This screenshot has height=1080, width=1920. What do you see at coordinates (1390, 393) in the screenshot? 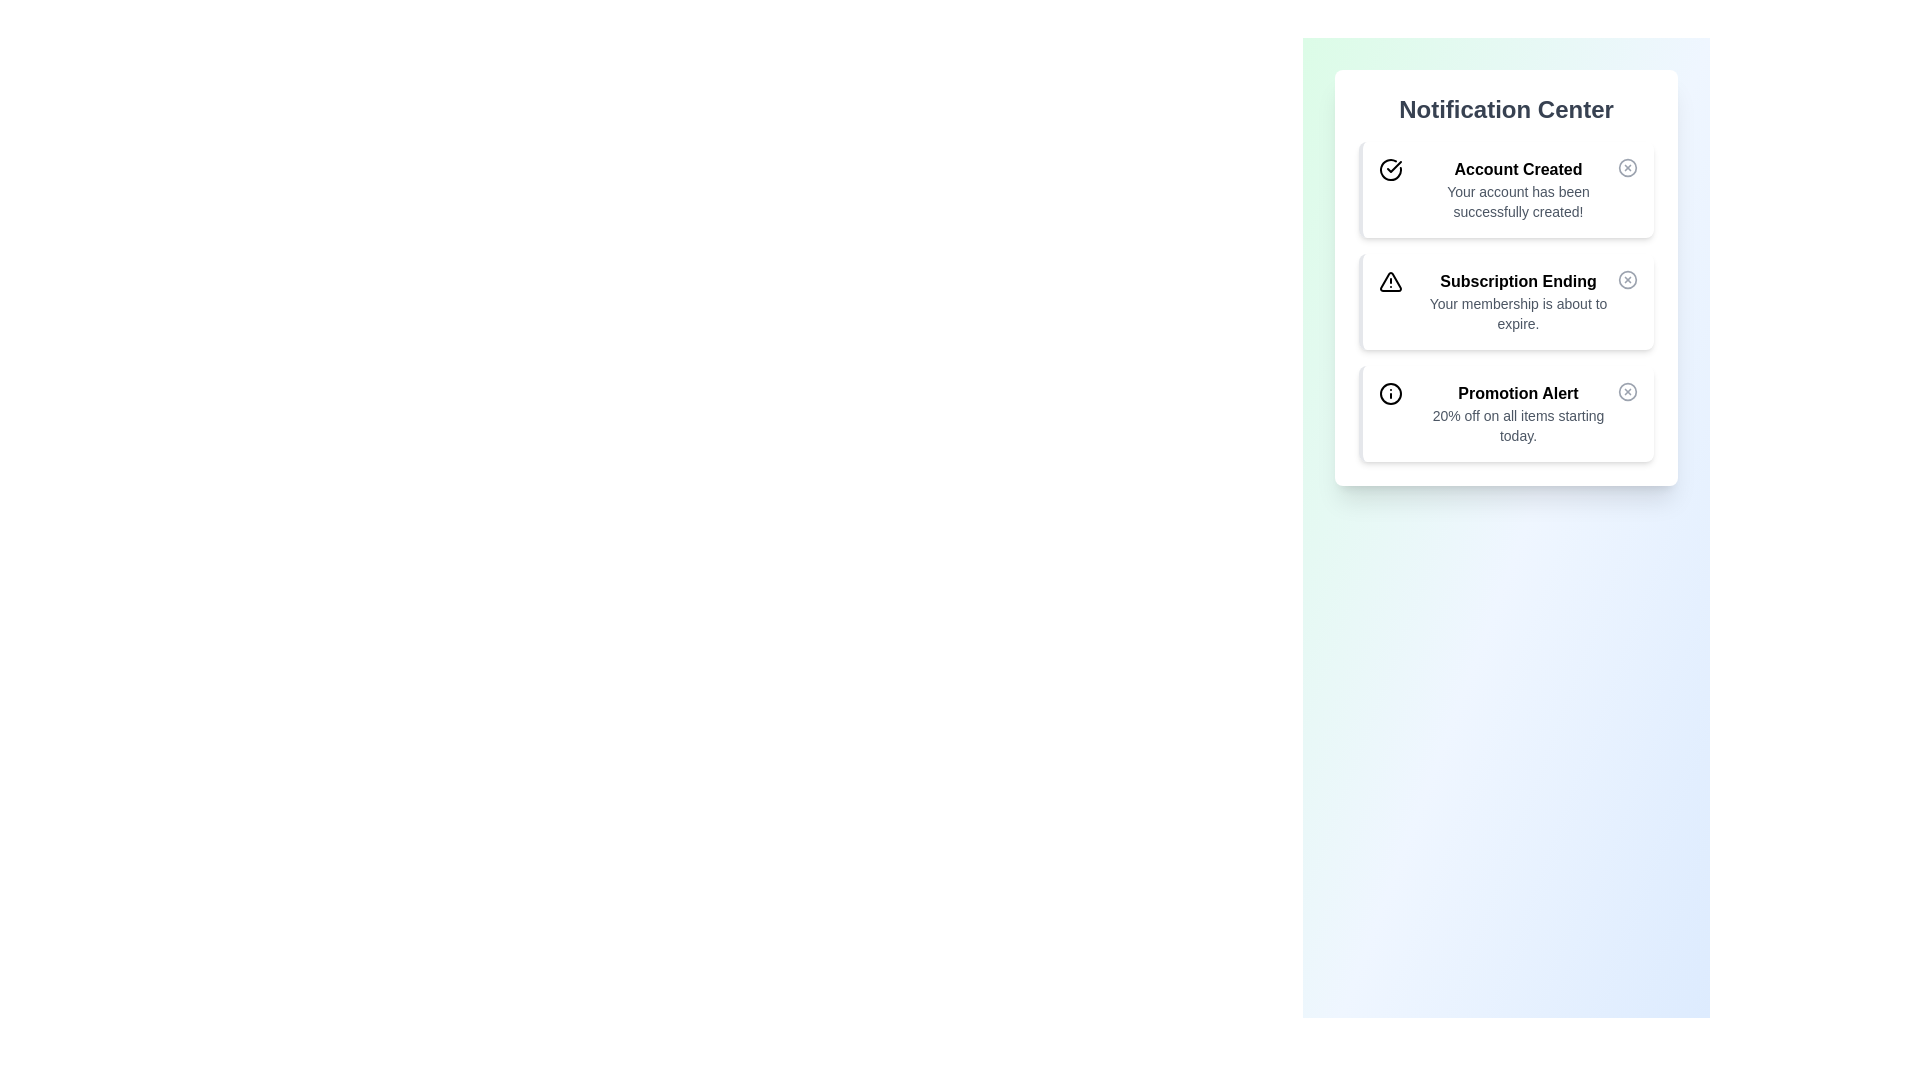
I see `the circular element within the SVG graphic that is part of the 'Promotion Alert' notification card` at bounding box center [1390, 393].